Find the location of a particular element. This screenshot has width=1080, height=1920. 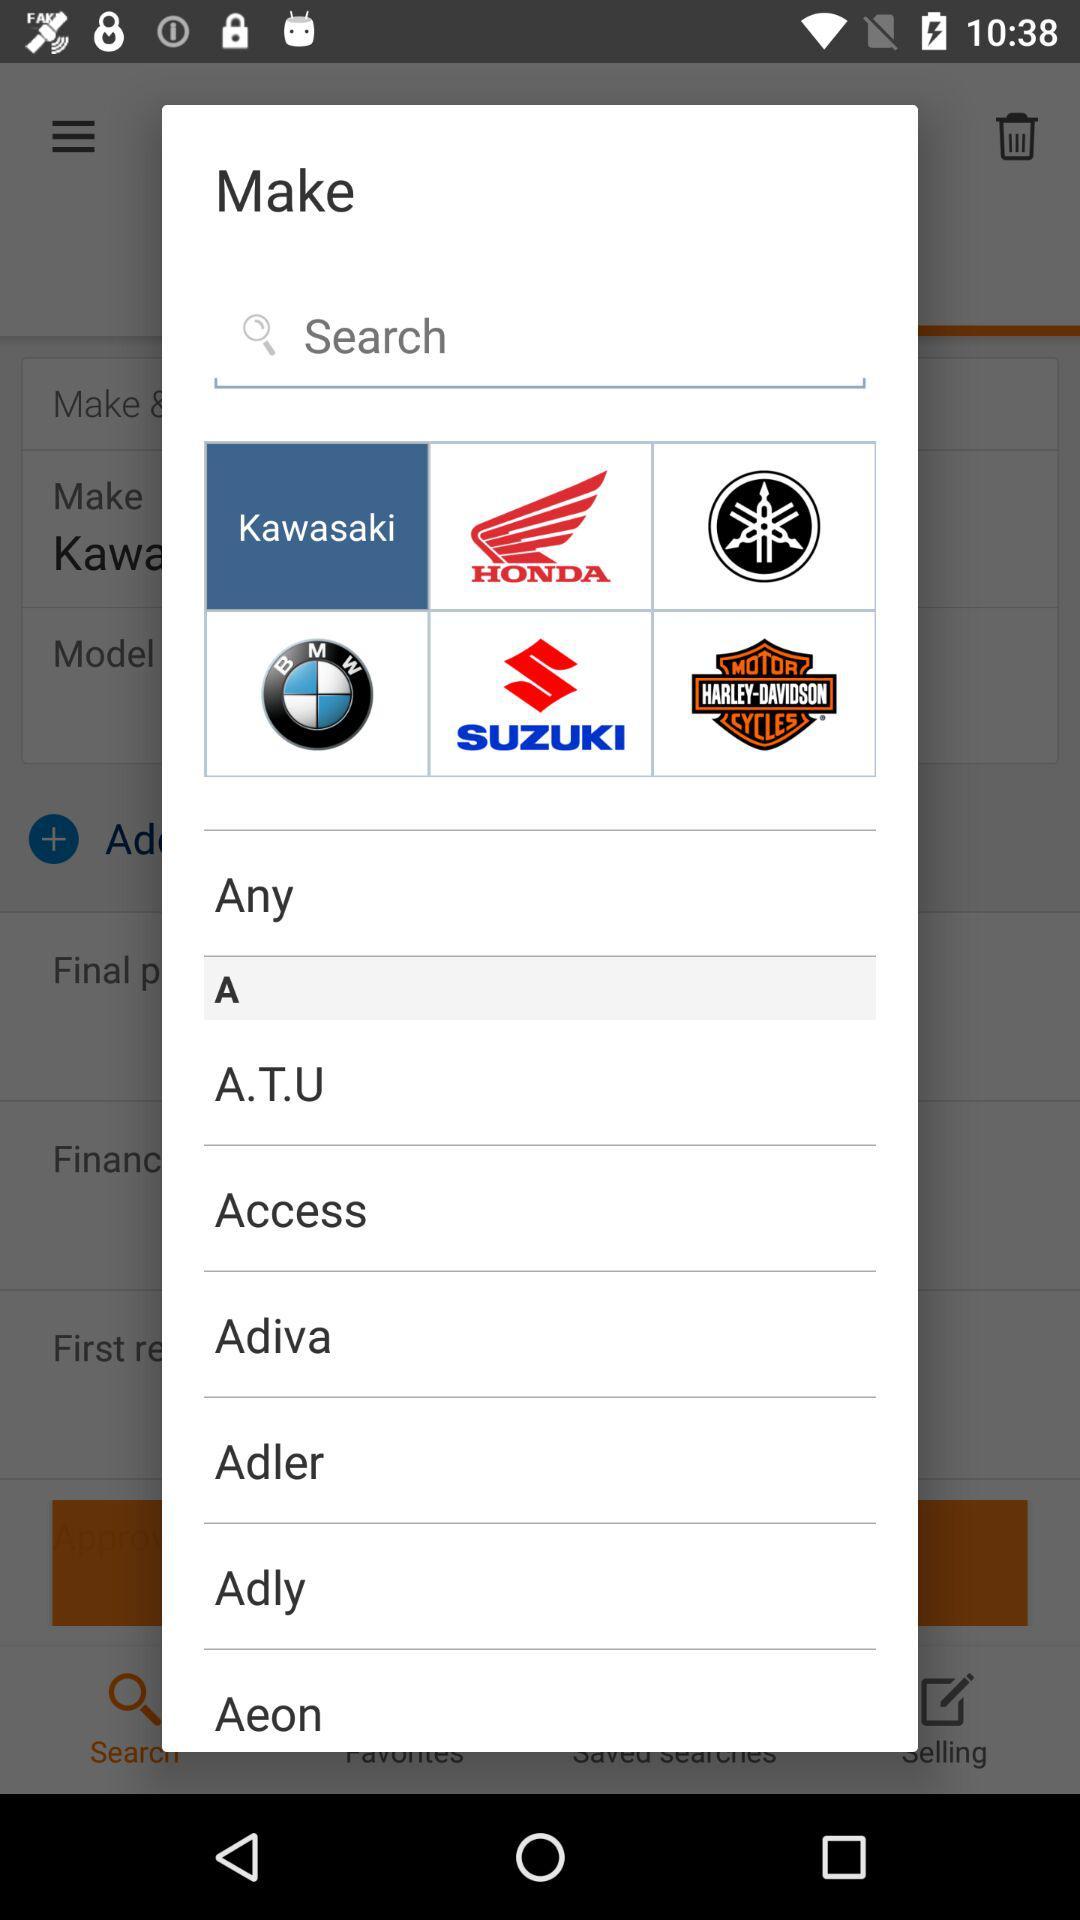

the icon below adler item is located at coordinates (540, 1522).